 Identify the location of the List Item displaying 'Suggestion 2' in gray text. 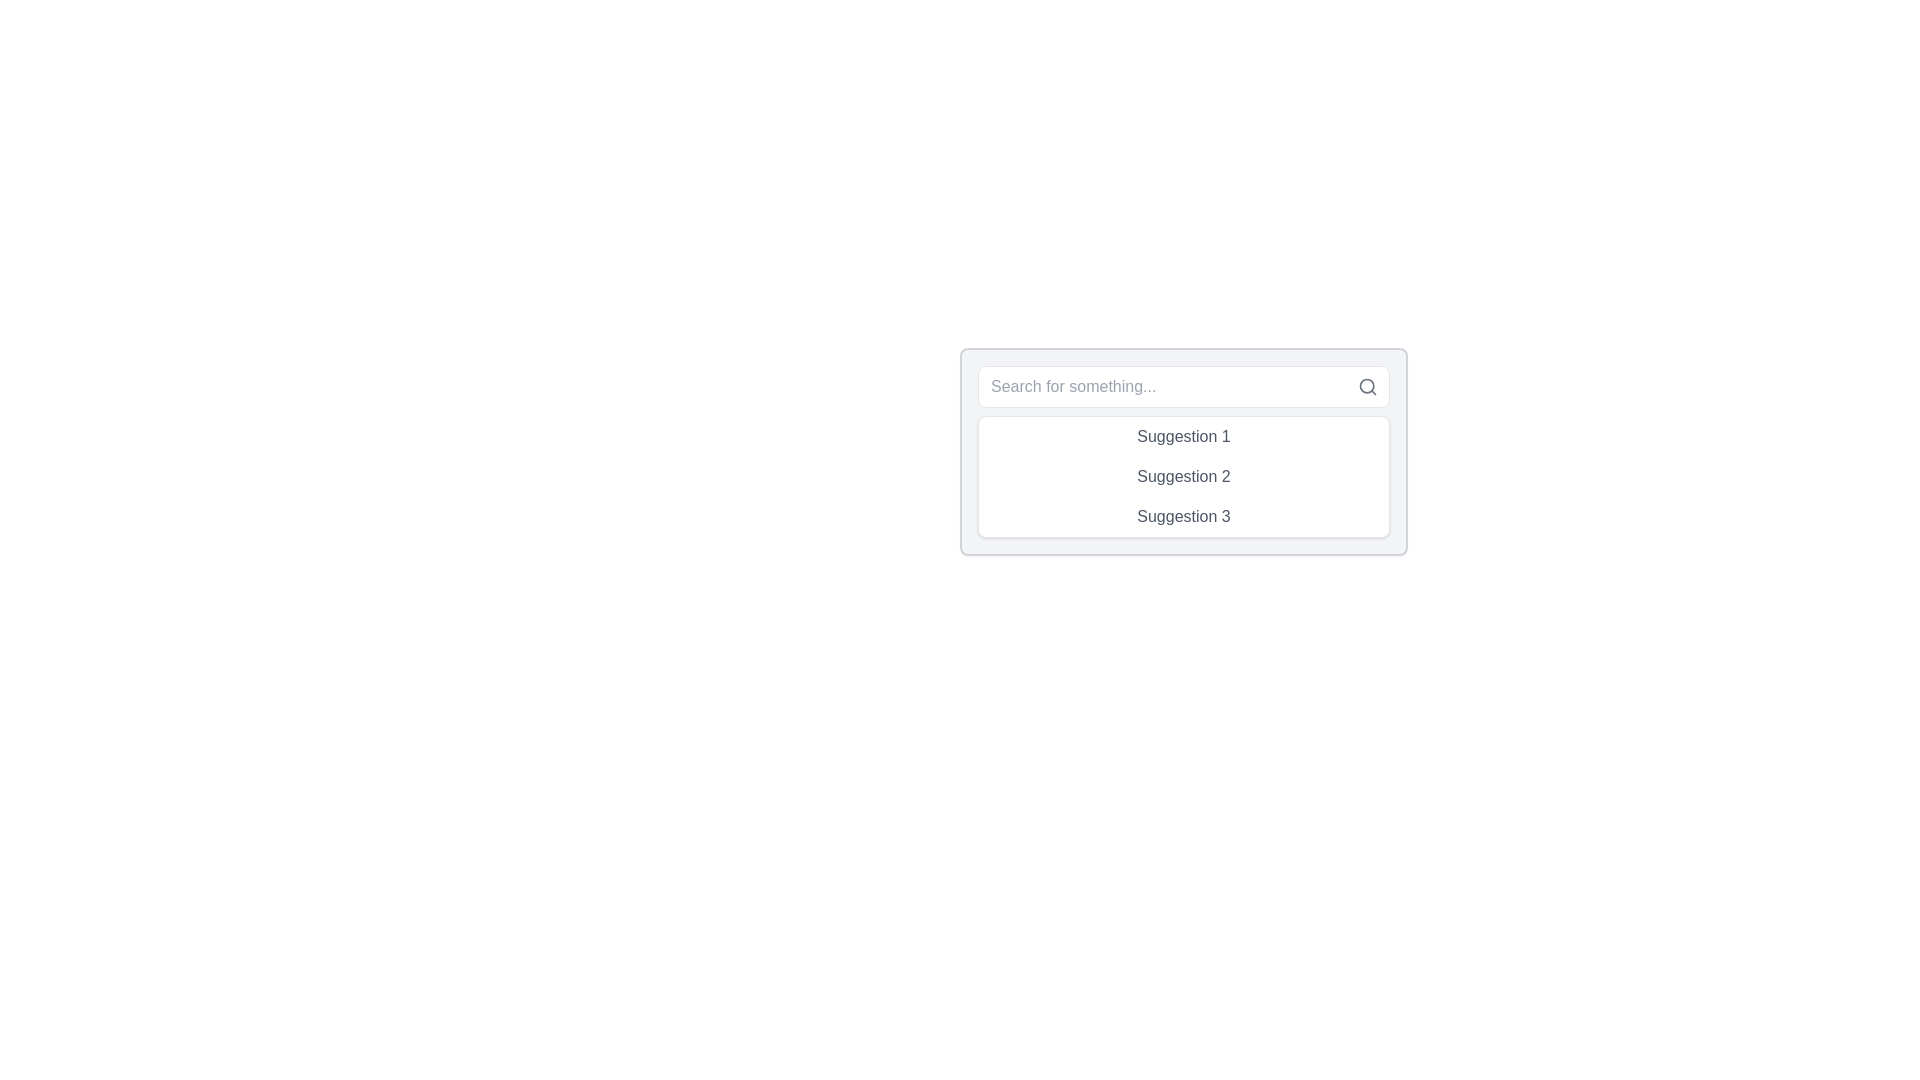
(1184, 477).